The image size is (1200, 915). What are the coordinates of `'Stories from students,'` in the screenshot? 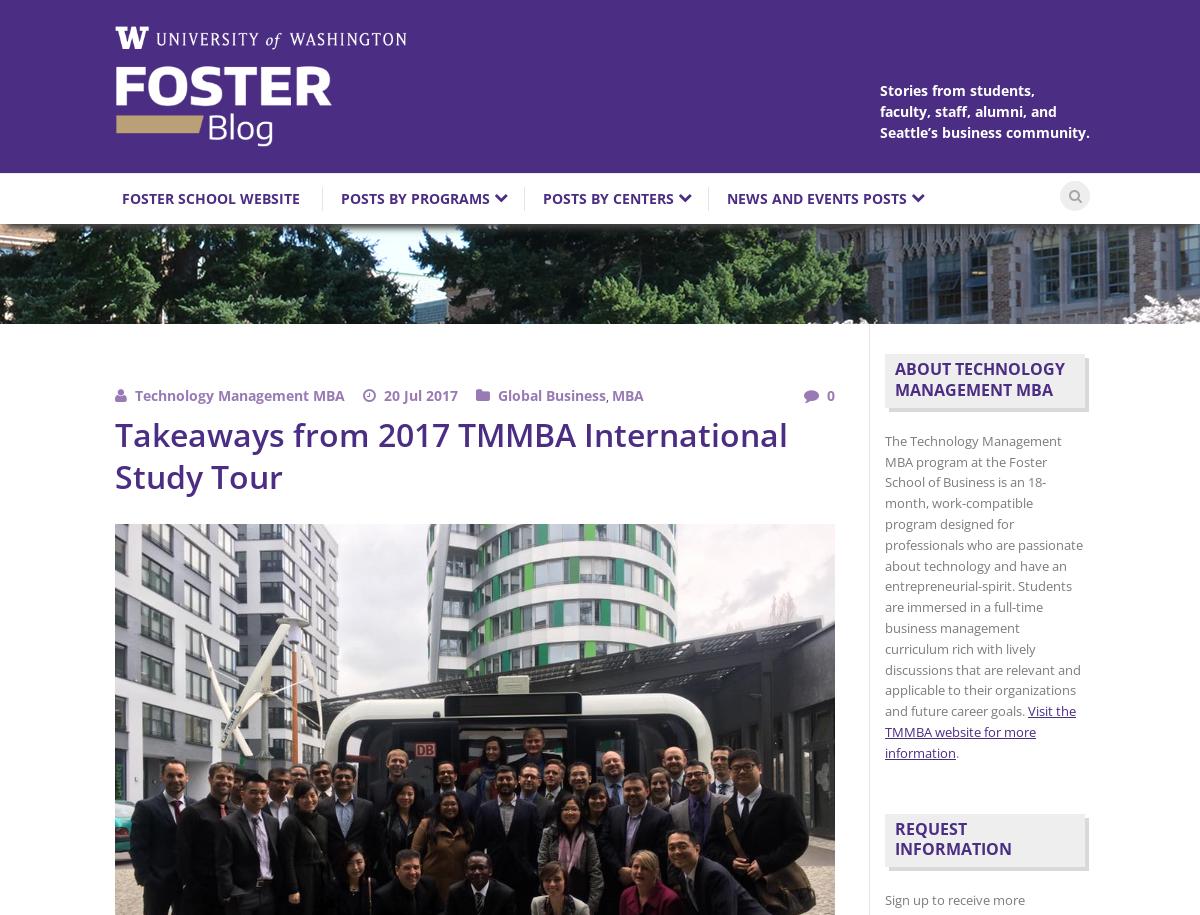 It's located at (957, 89).